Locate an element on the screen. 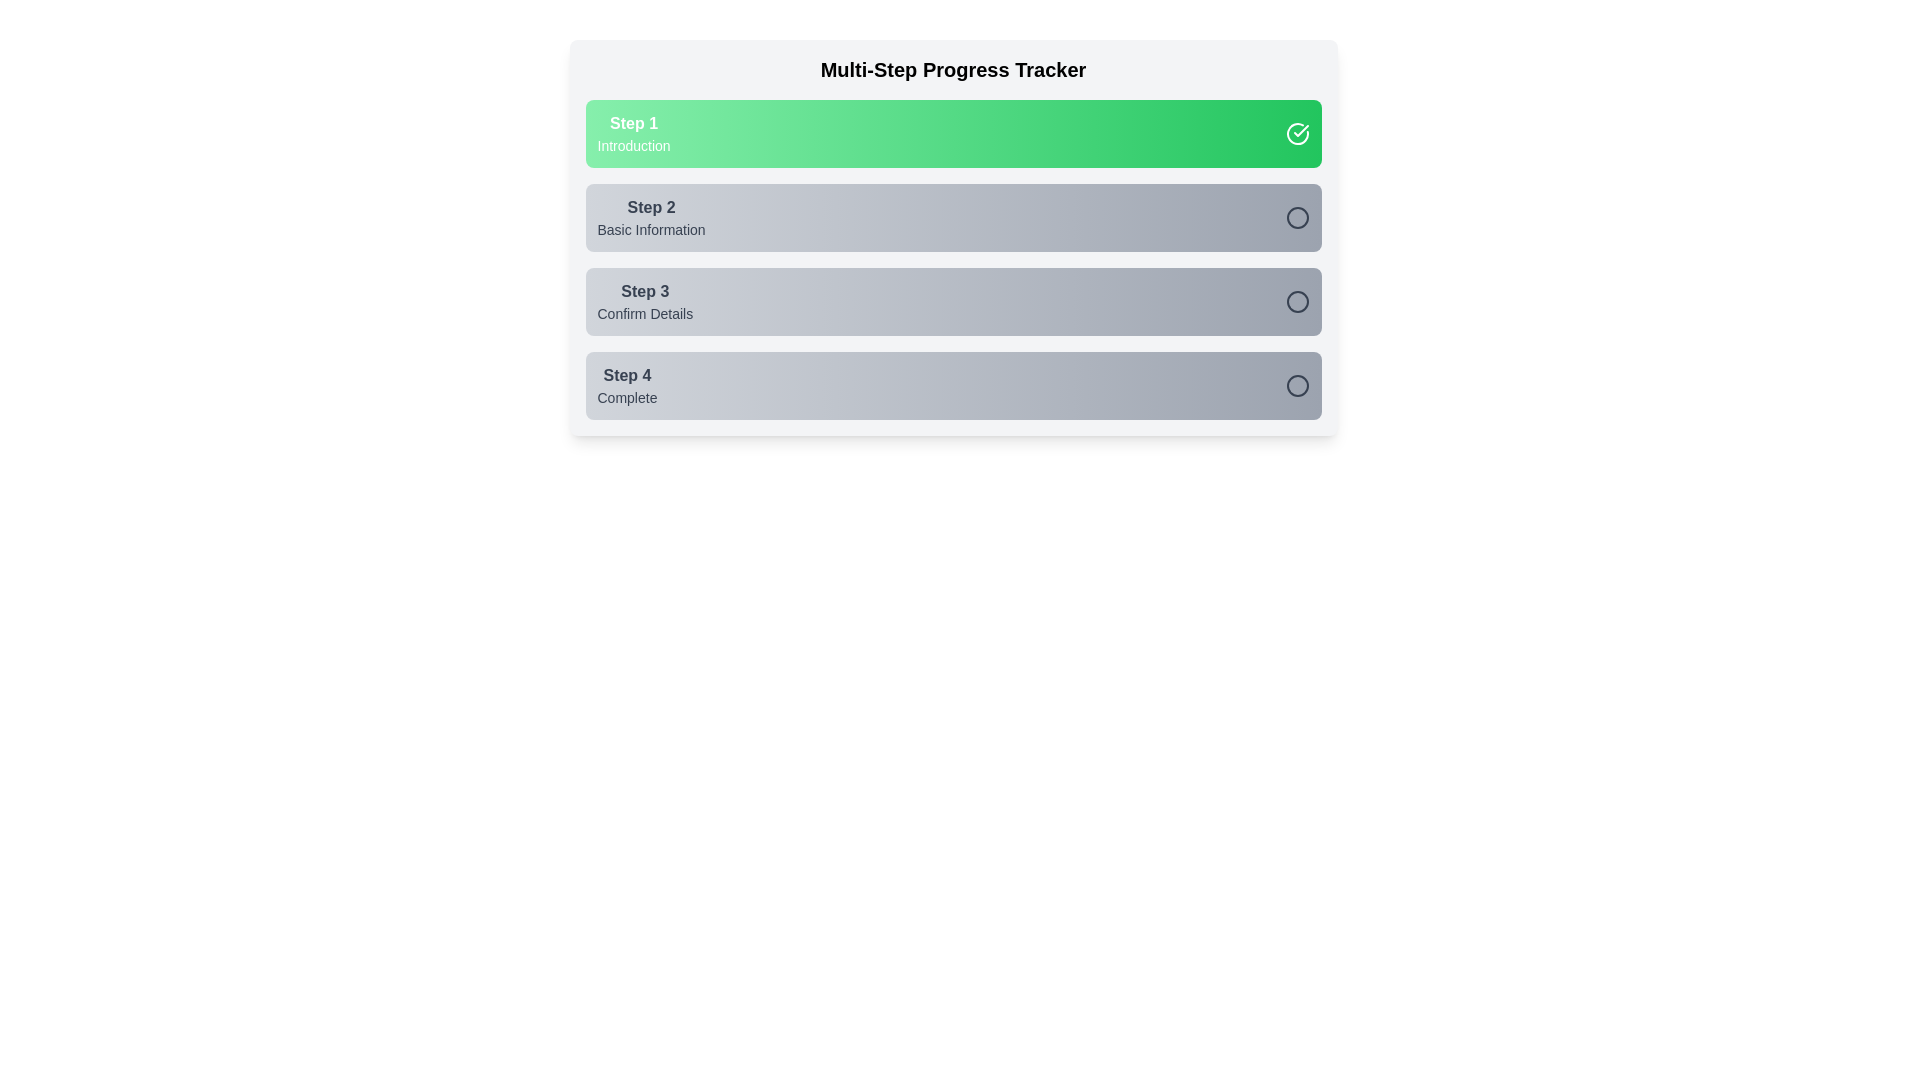 Image resolution: width=1920 pixels, height=1080 pixels. the Toggle completion button (circular styled) to change its completion status, located in the 'Step 3 Confirm Details' section adjacent to the 'Confirm Details' text is located at coordinates (1297, 301).